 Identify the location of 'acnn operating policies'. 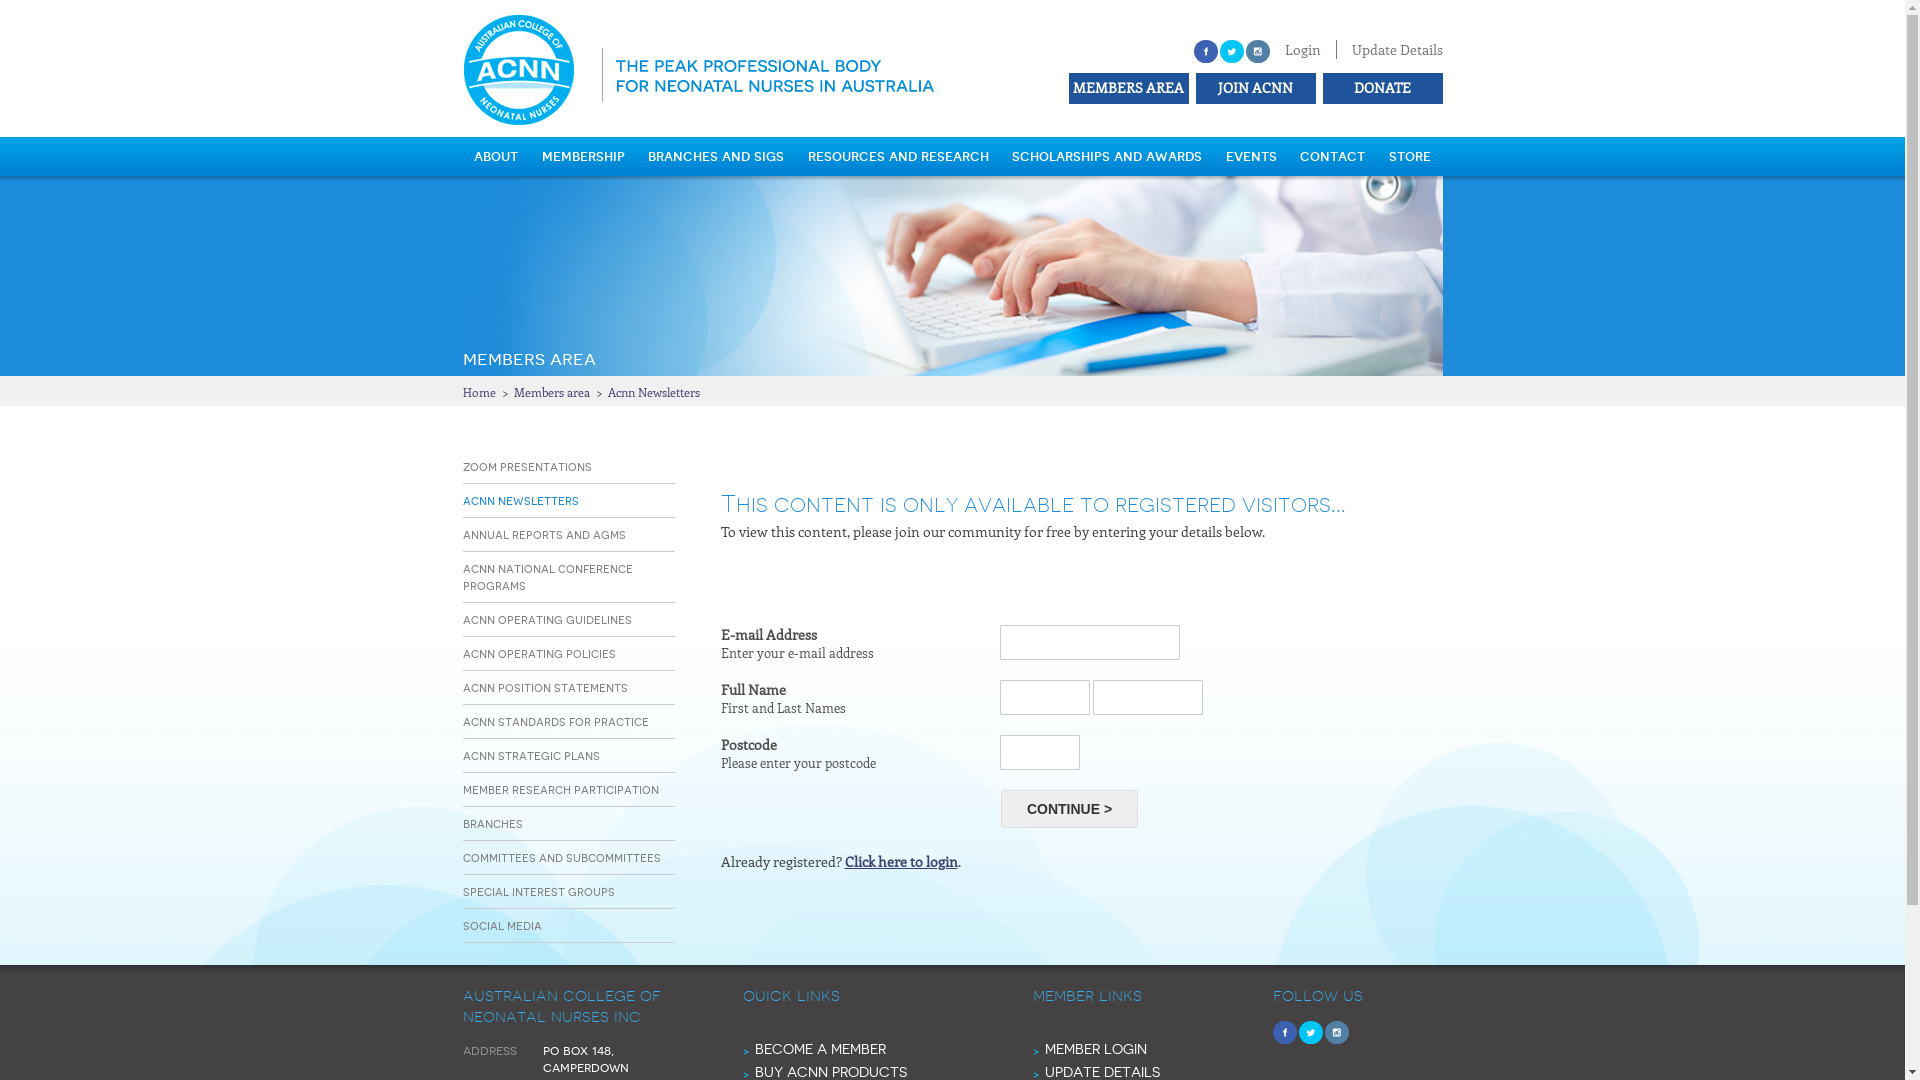
(460, 653).